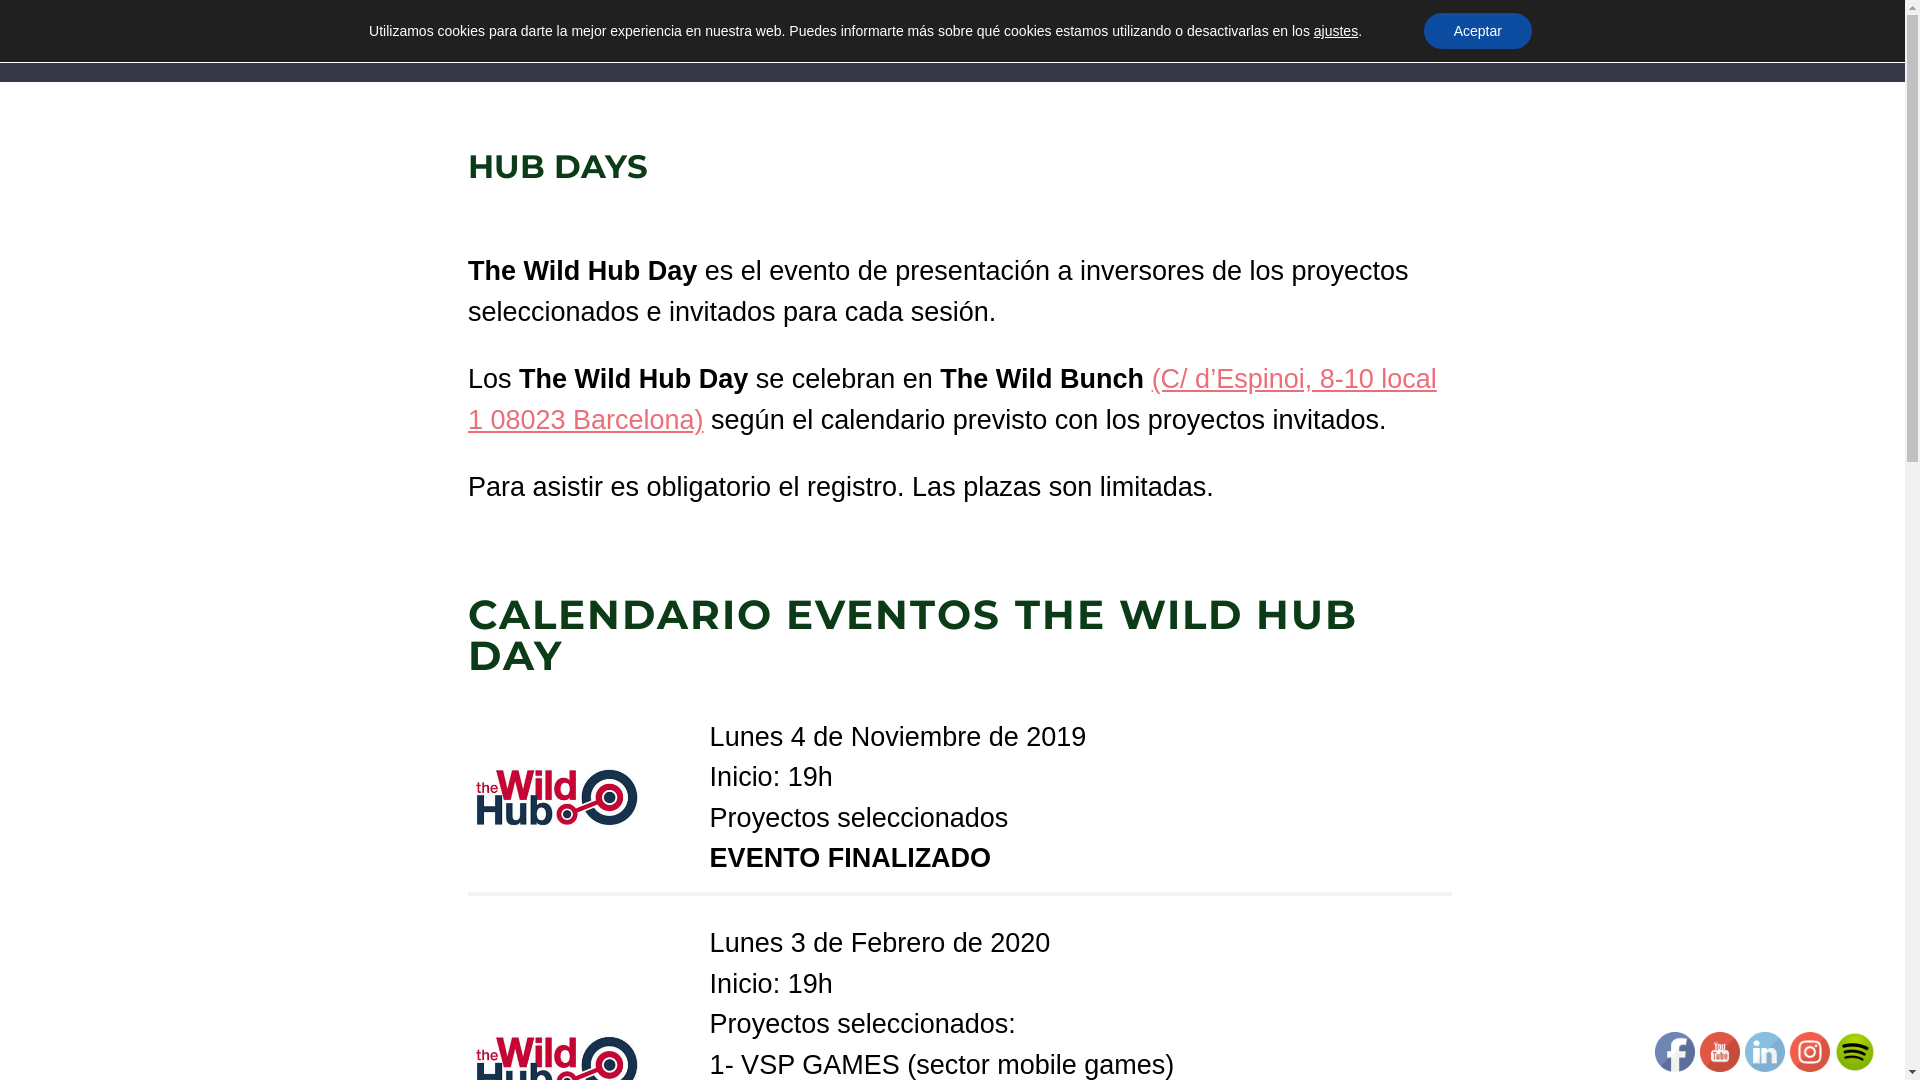 The image size is (1920, 1080). What do you see at coordinates (99, 27) in the screenshot?
I see `'THE WILD BUNCH'` at bounding box center [99, 27].